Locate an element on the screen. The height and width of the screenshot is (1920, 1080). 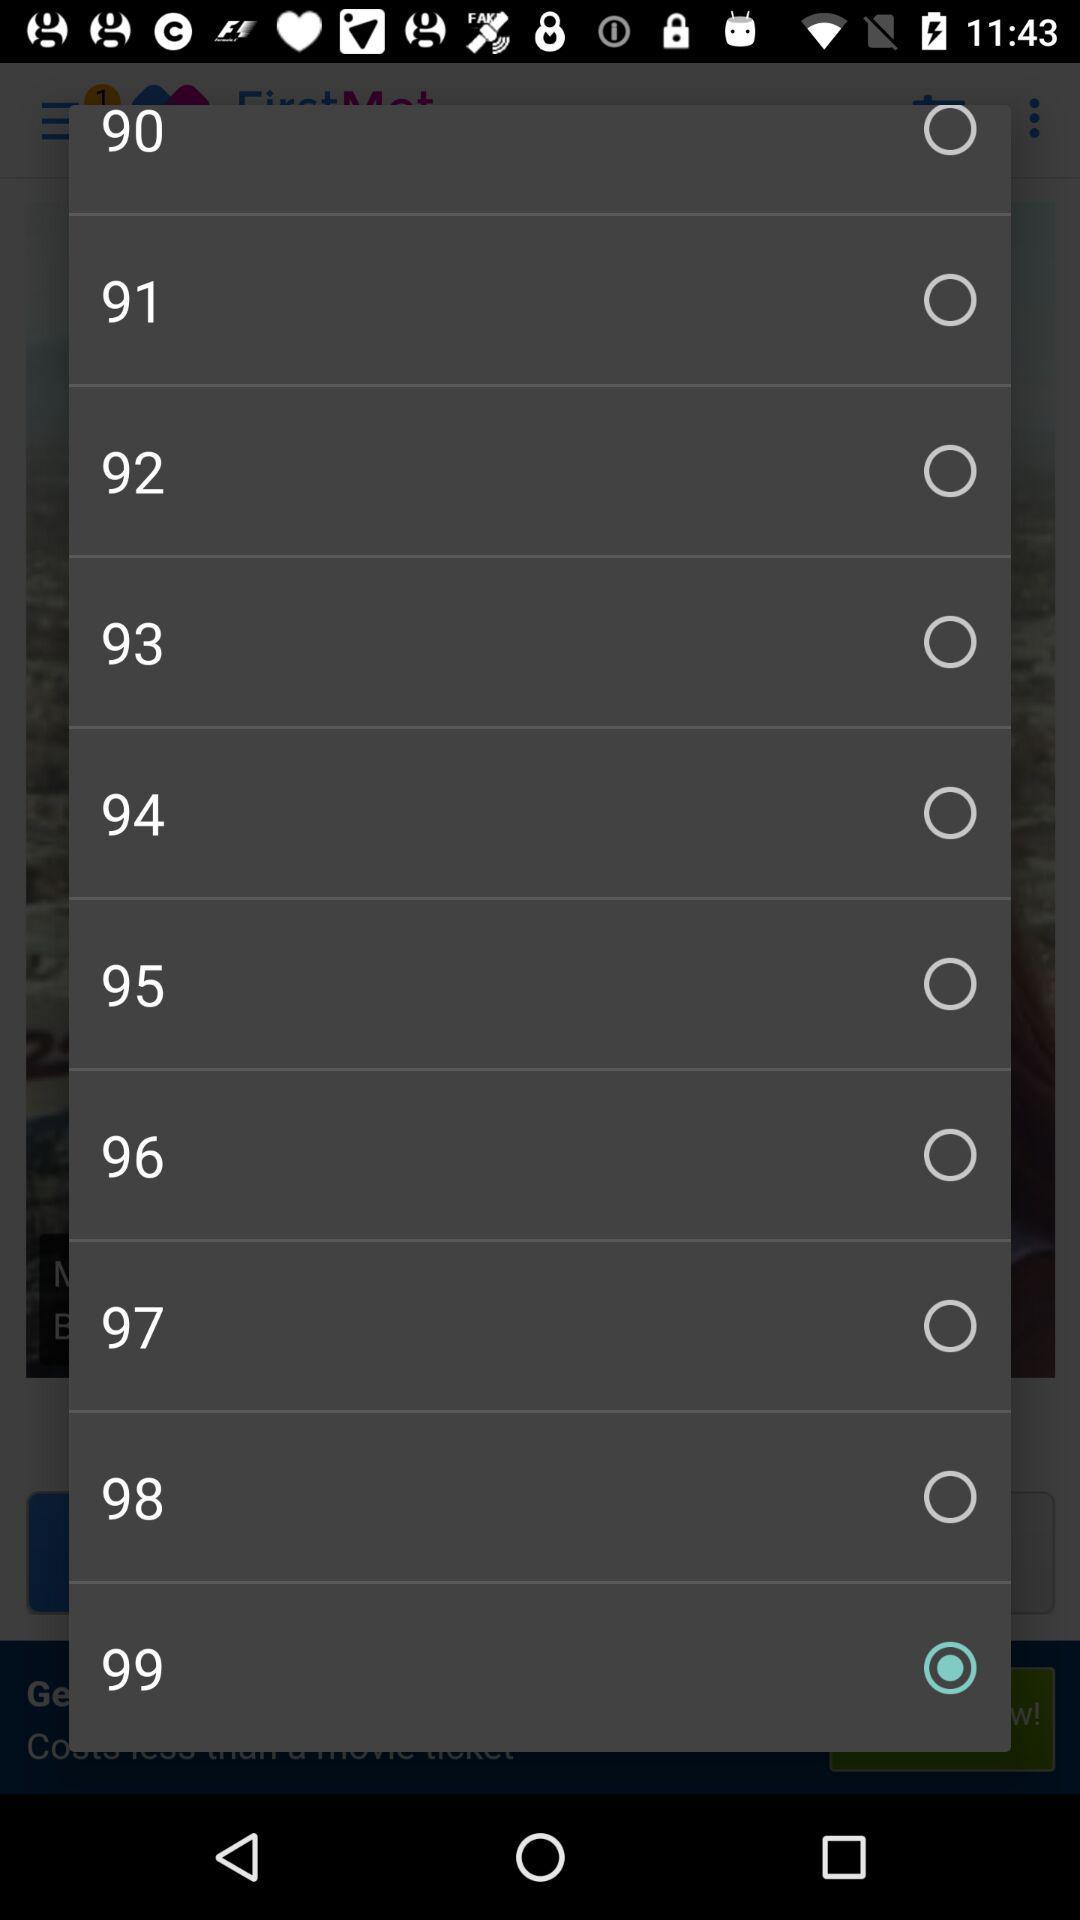
the icon above the 92 checkbox is located at coordinates (540, 298).